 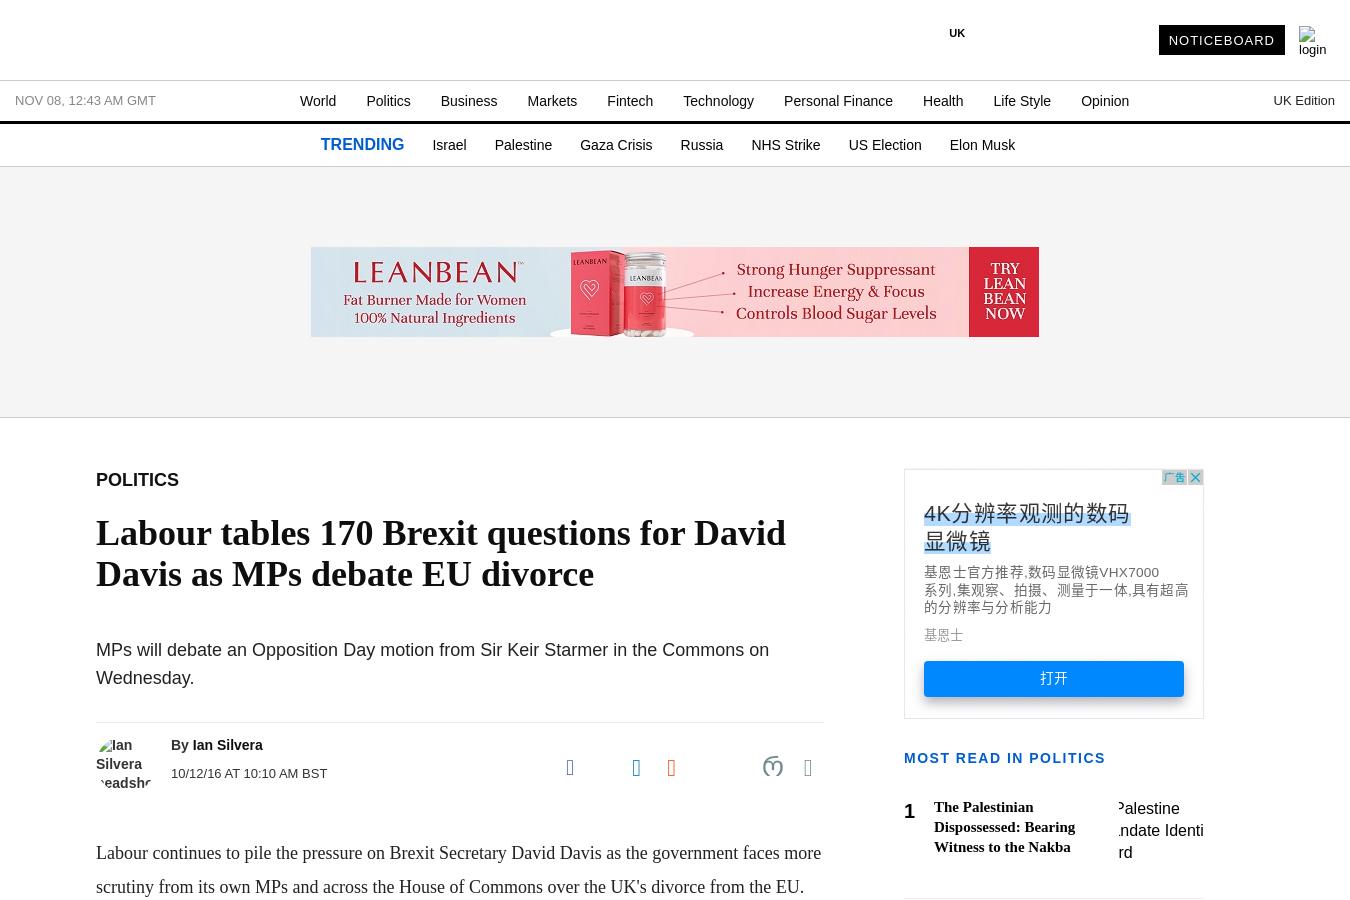 I want to click on 'International Edition', so click(x=1021, y=272).